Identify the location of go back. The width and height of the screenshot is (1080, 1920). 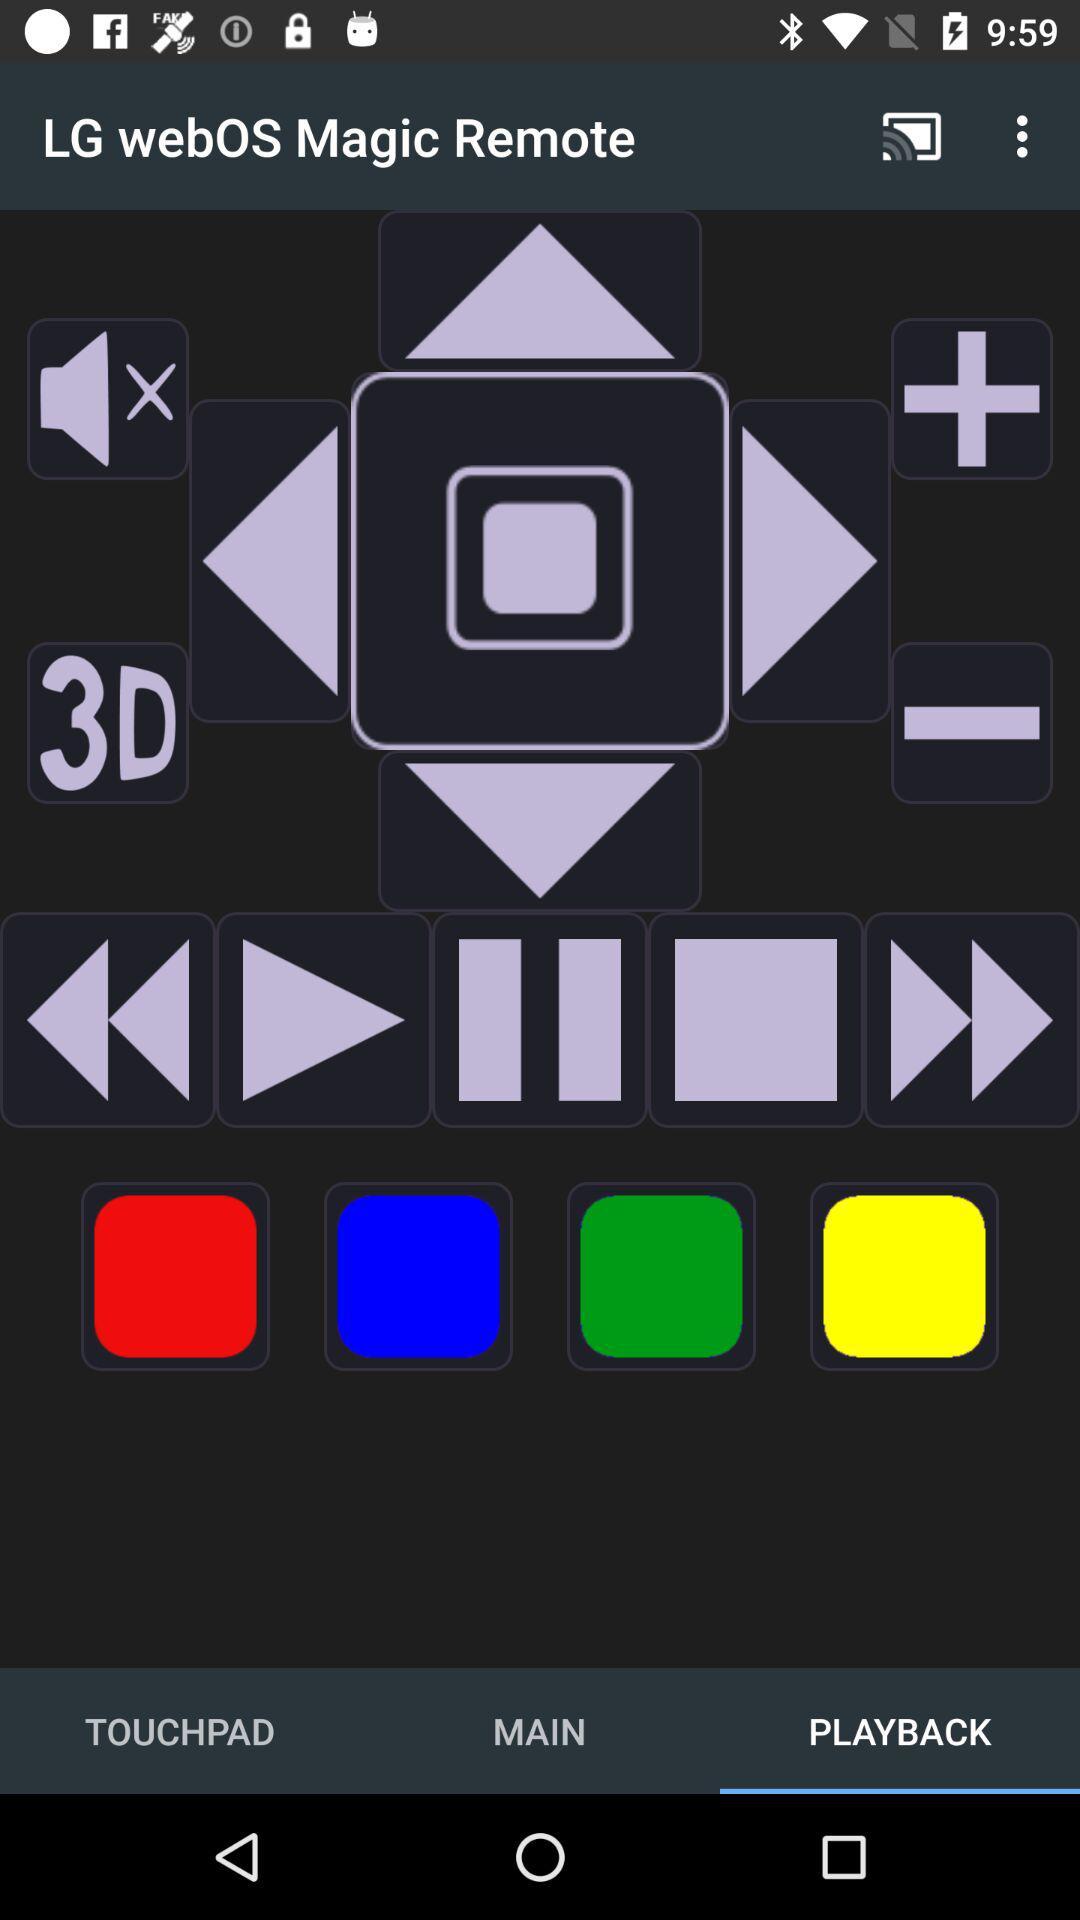
(108, 1019).